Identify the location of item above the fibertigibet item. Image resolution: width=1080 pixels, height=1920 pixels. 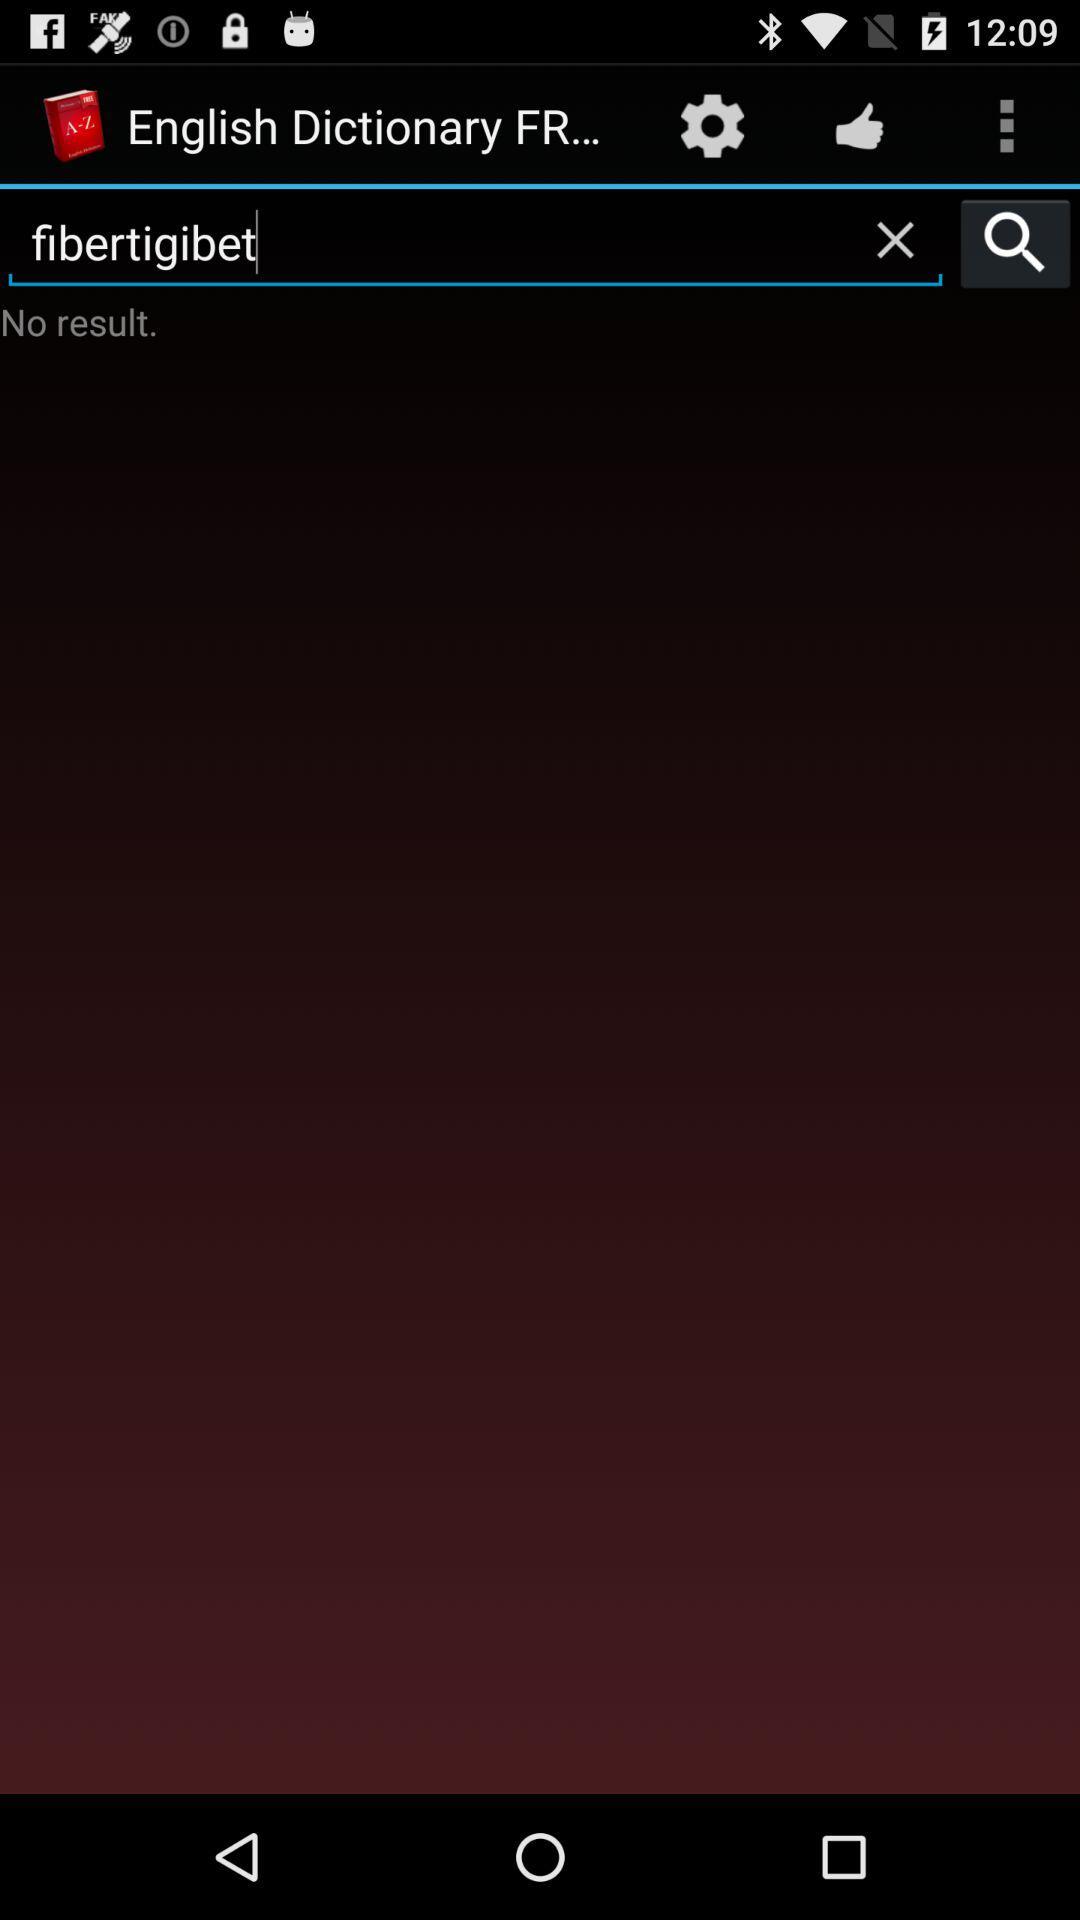
(858, 124).